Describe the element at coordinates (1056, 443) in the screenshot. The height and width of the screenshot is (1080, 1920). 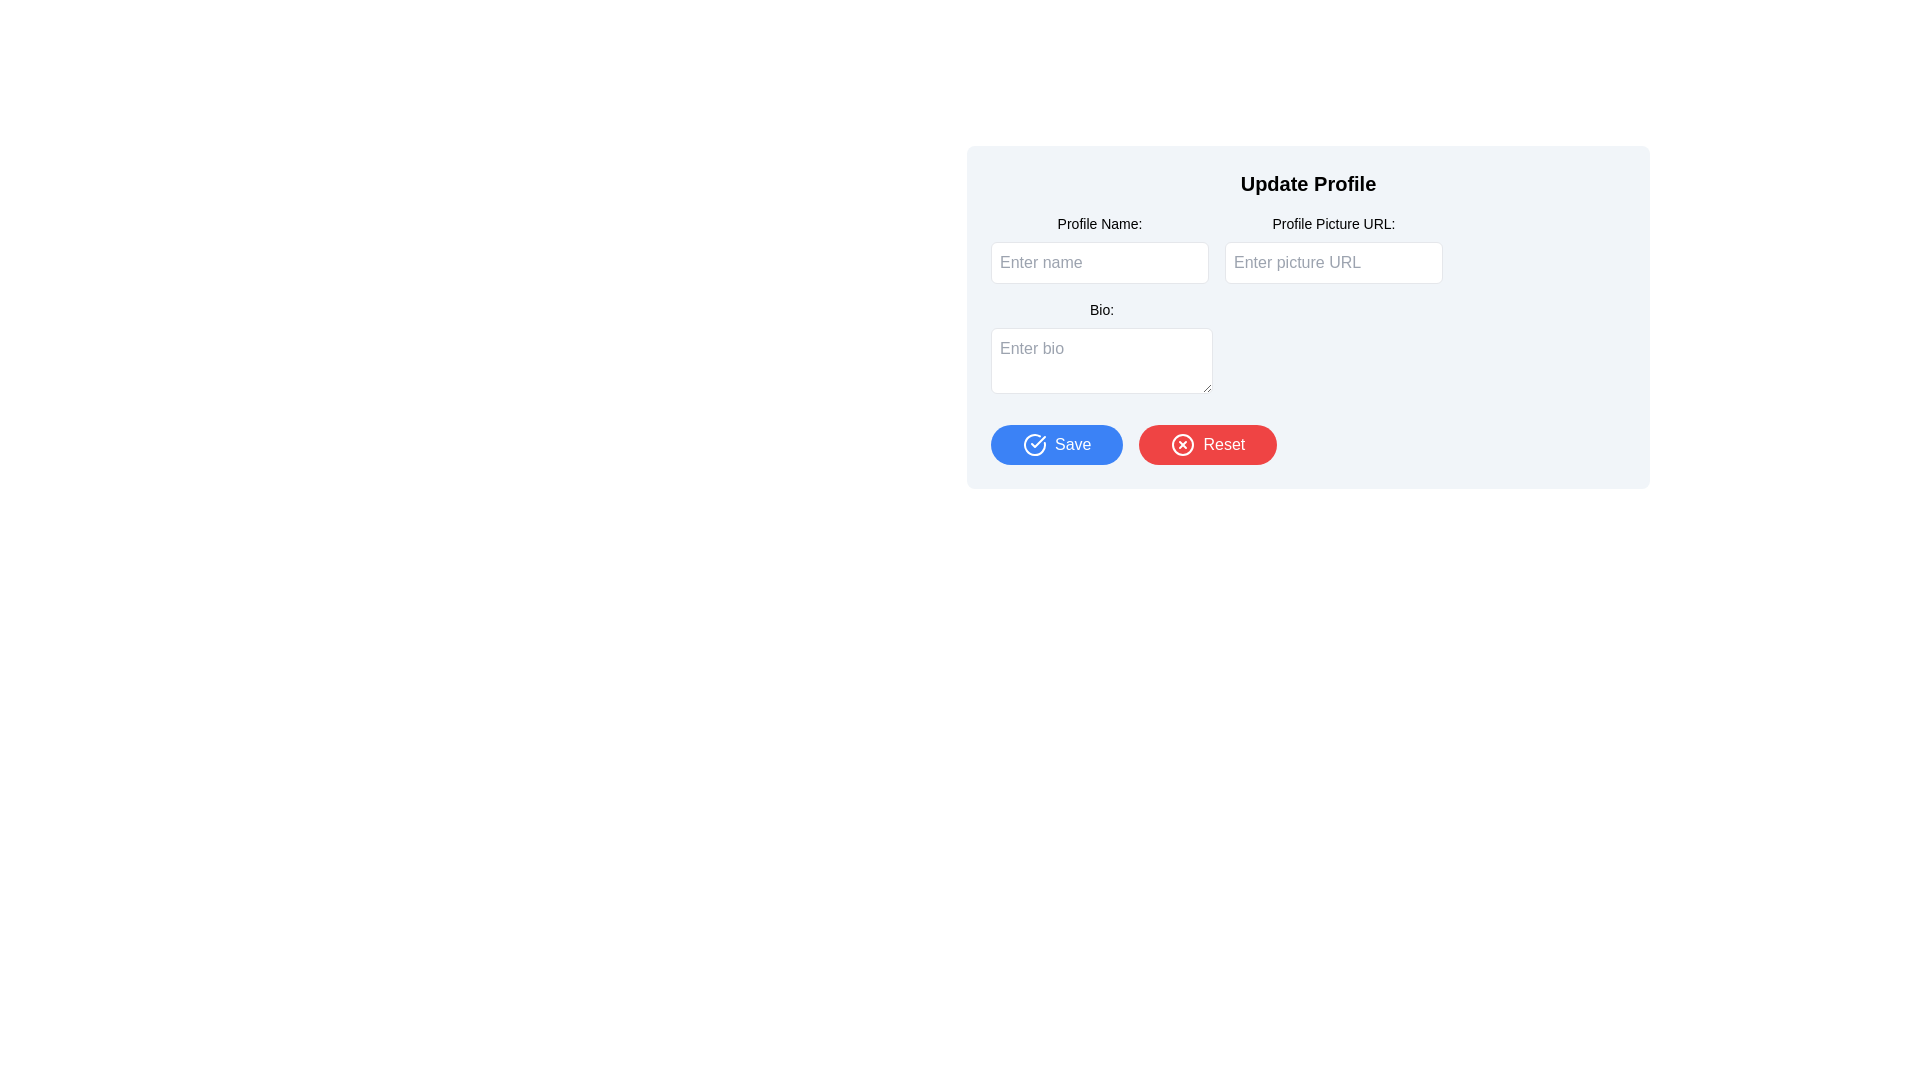
I see `the 'Save' button, which has a blue background and white text` at that location.